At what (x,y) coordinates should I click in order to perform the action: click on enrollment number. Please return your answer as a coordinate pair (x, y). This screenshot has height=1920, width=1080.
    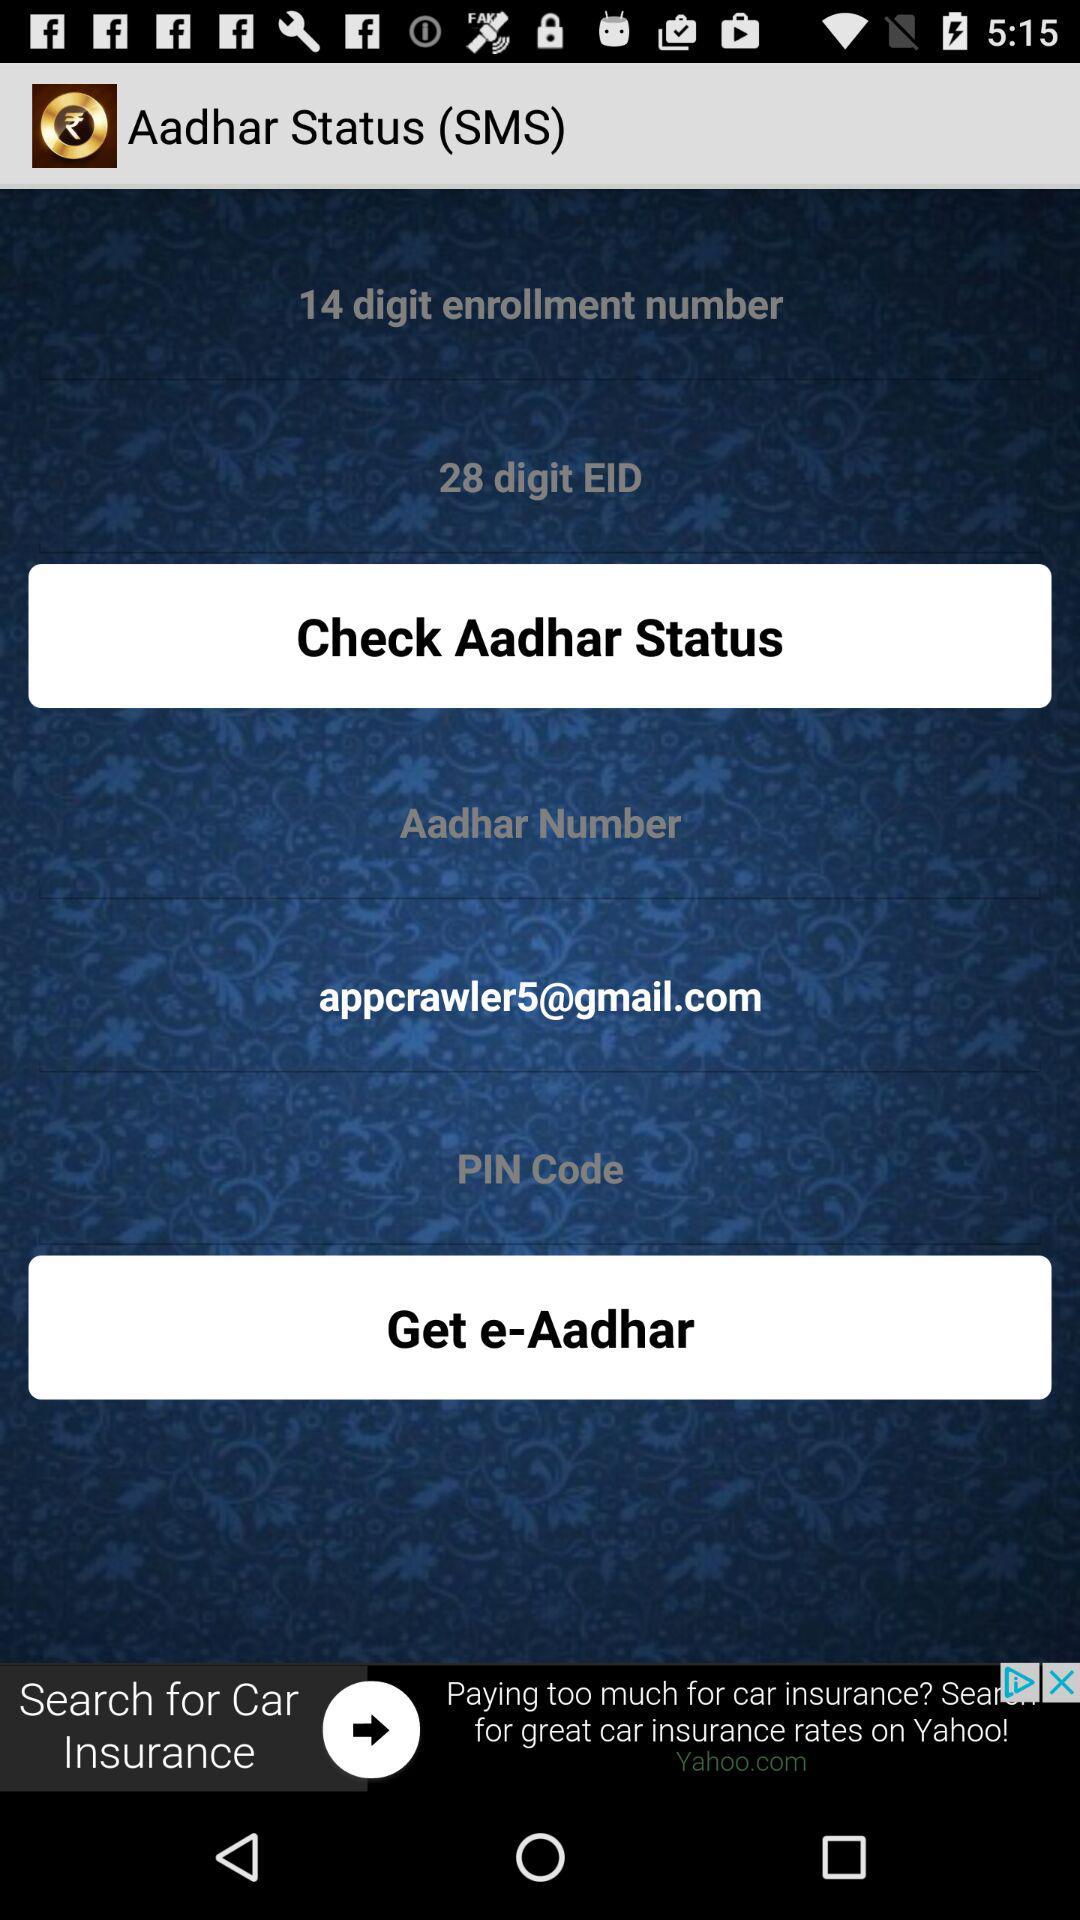
    Looking at the image, I should click on (540, 303).